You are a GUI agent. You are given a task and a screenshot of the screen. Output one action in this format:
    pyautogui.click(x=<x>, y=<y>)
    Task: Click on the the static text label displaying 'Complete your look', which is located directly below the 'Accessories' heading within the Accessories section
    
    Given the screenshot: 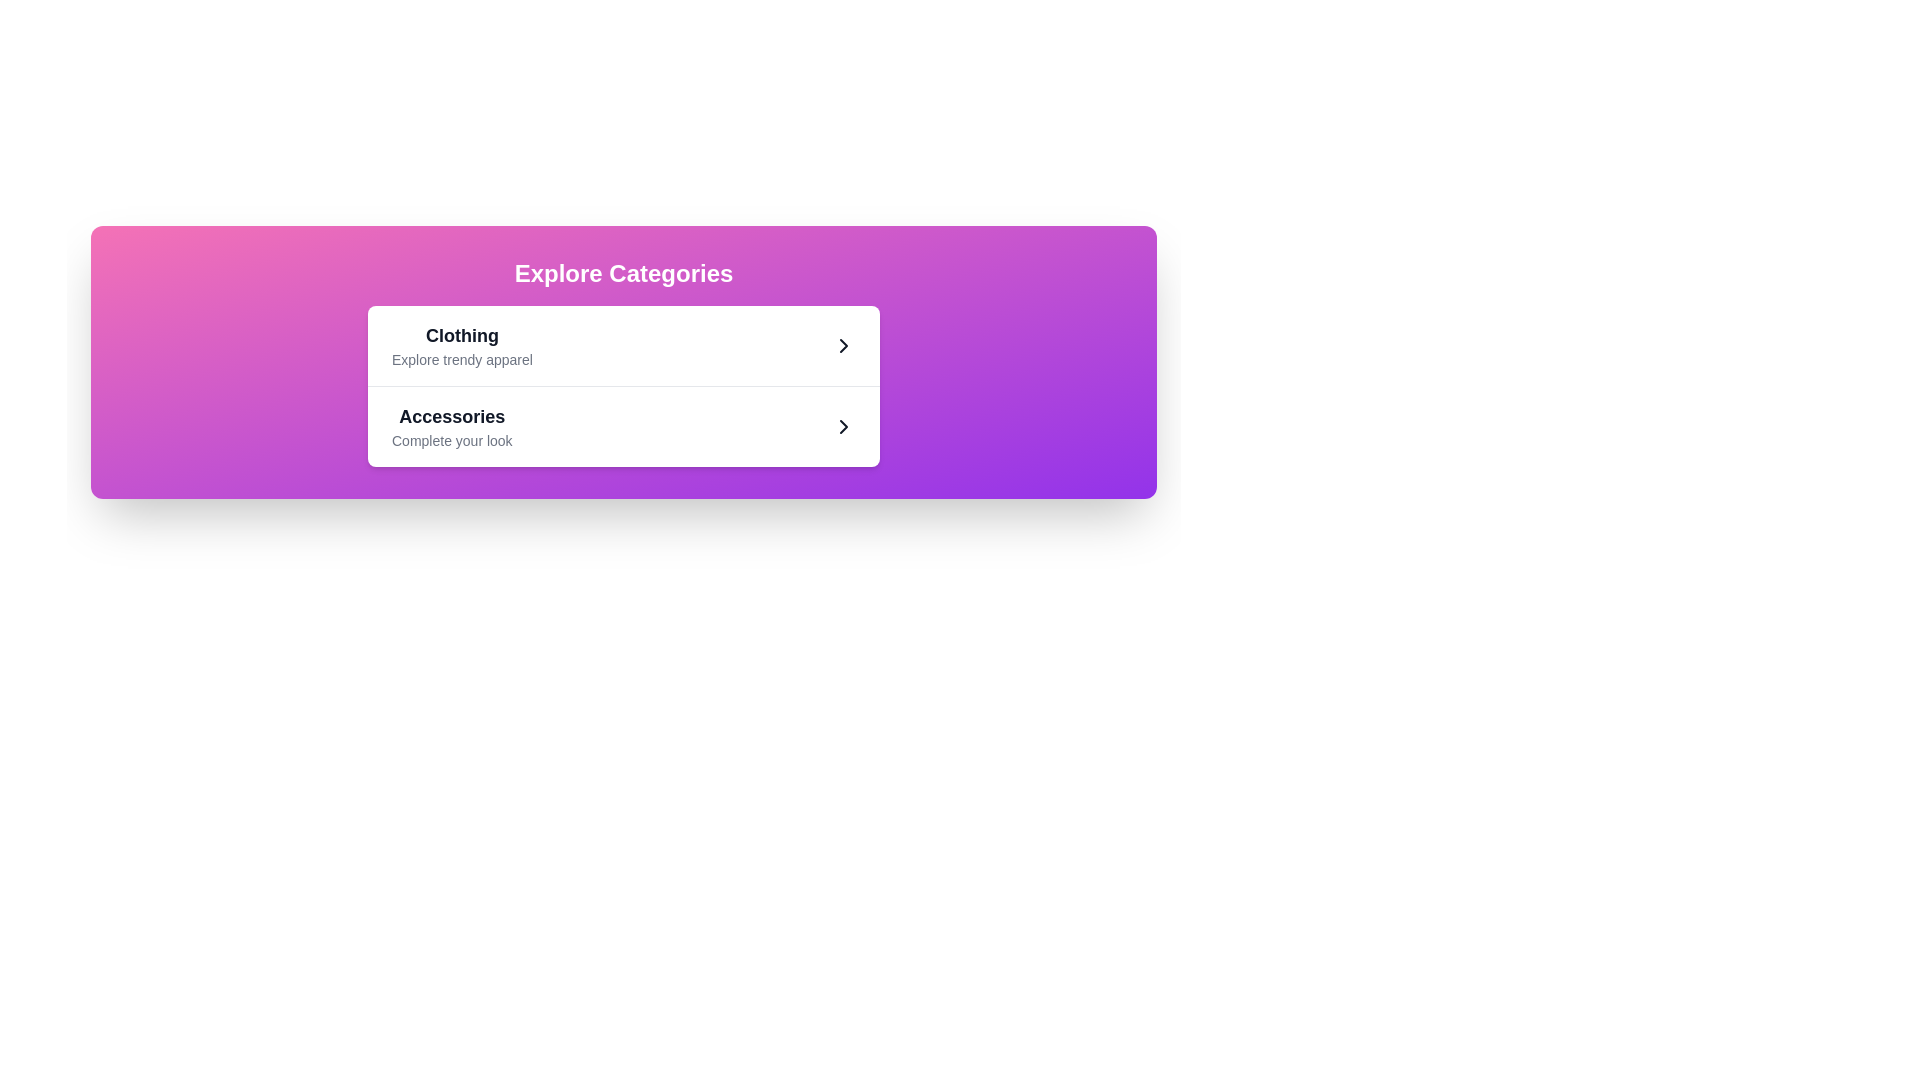 What is the action you would take?
    pyautogui.click(x=451, y=439)
    